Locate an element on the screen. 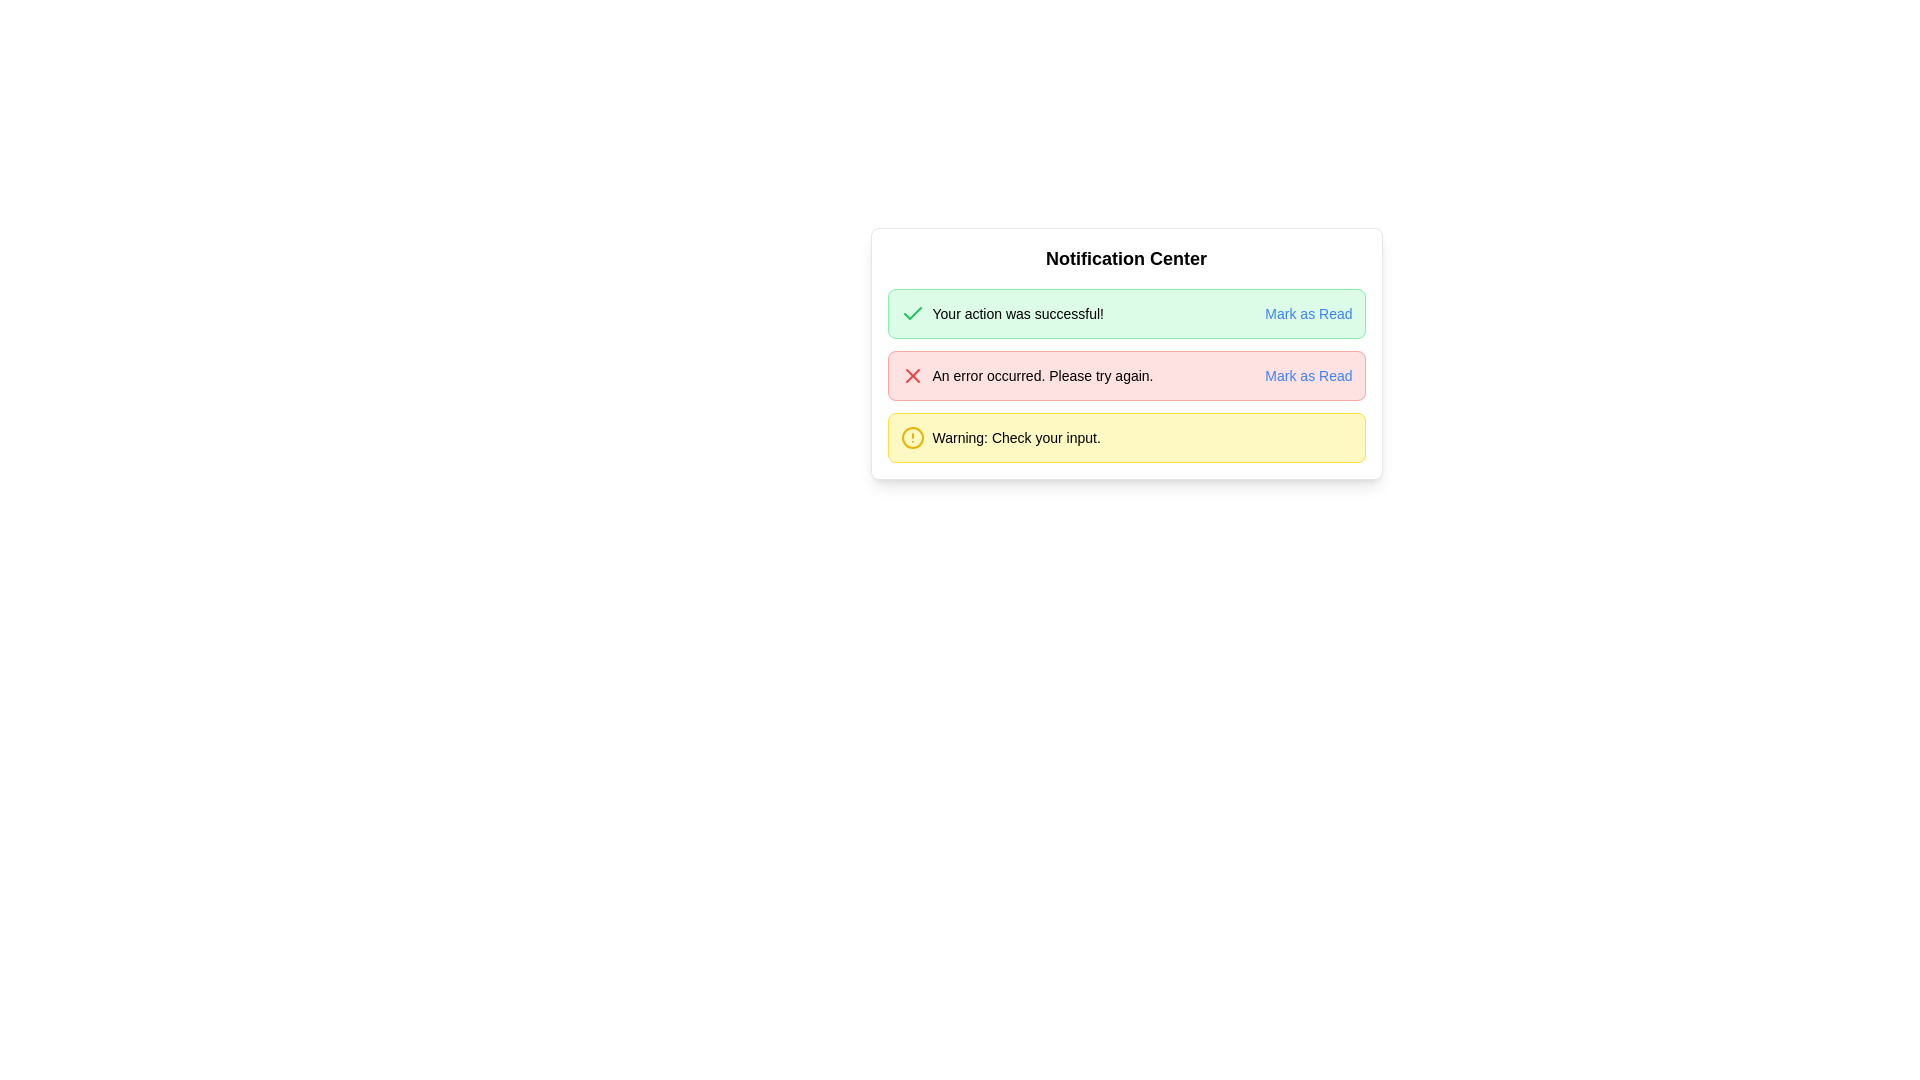 Image resolution: width=1920 pixels, height=1080 pixels. the third notification in the 'Notification Center' widget, which serves as a warning notification for potentially incorrect input is located at coordinates (1000, 437).